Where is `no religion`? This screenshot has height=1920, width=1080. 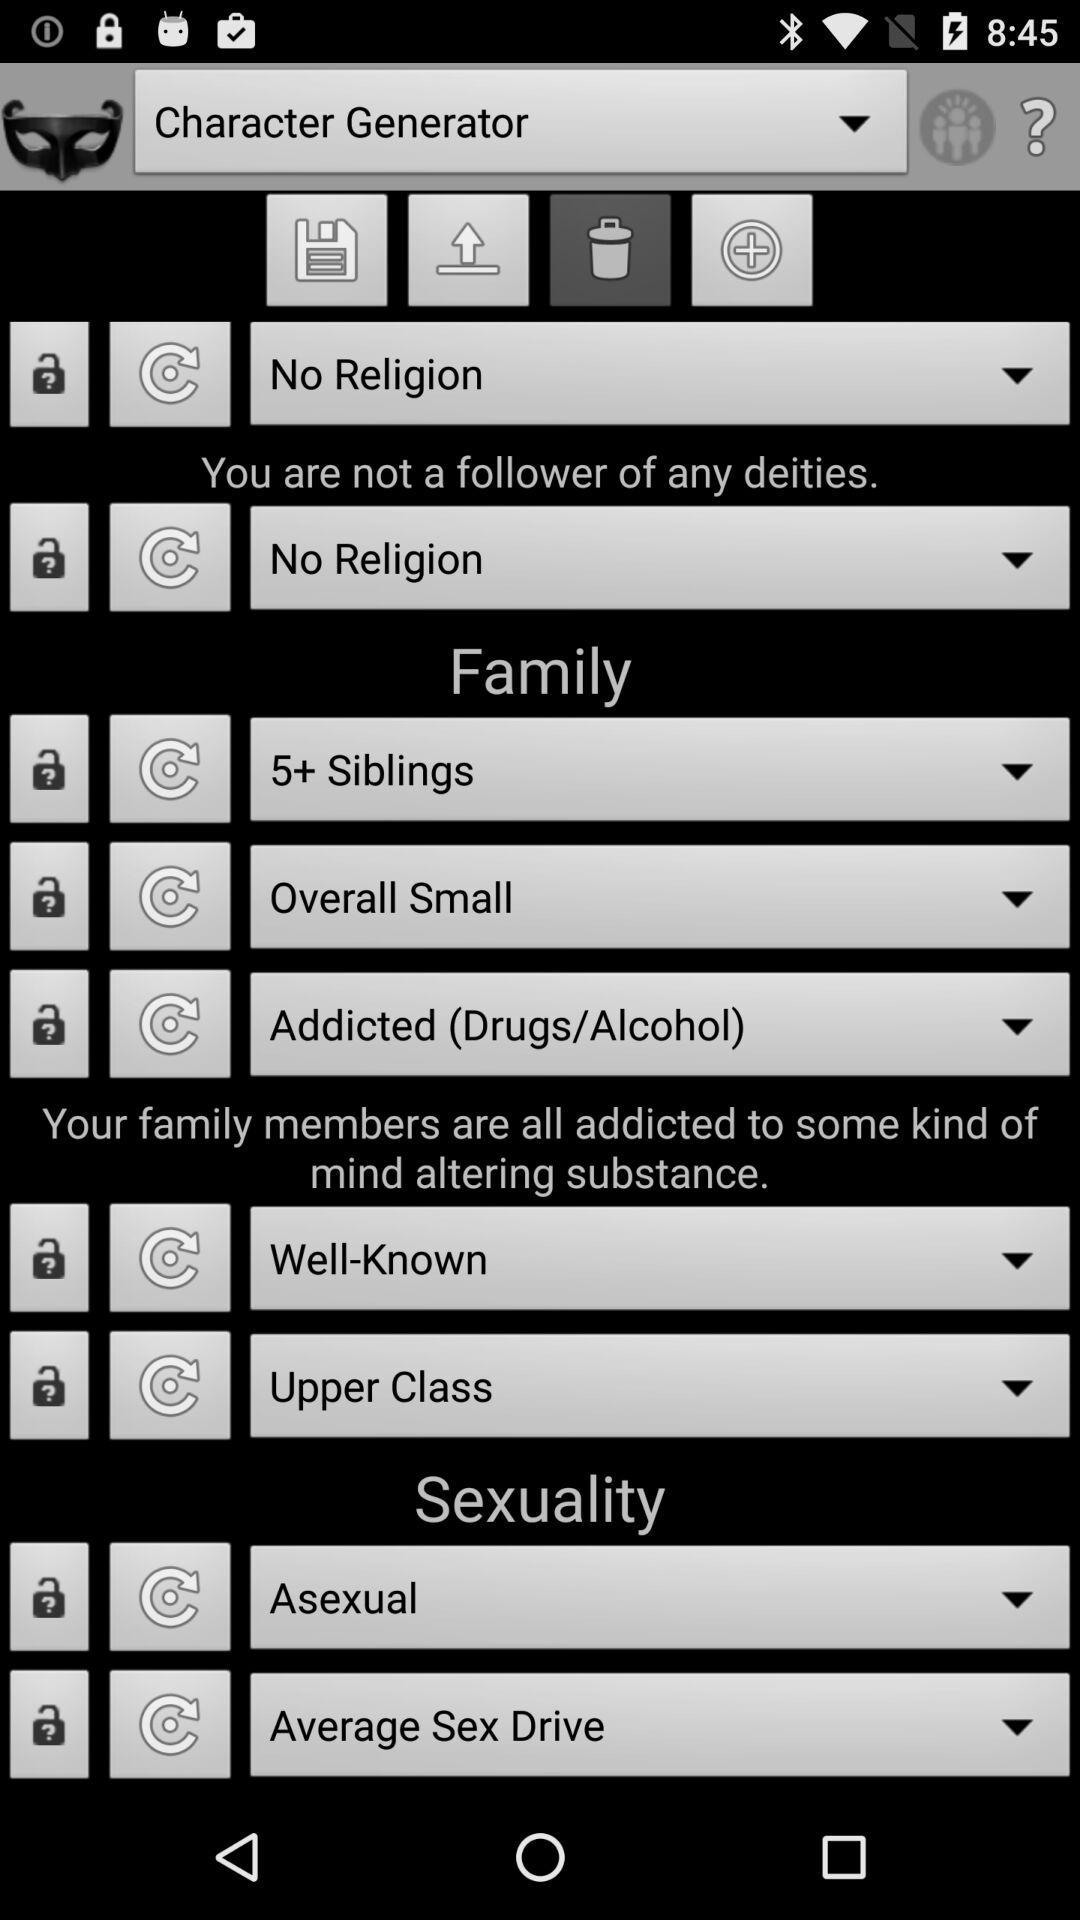 no religion is located at coordinates (169, 382).